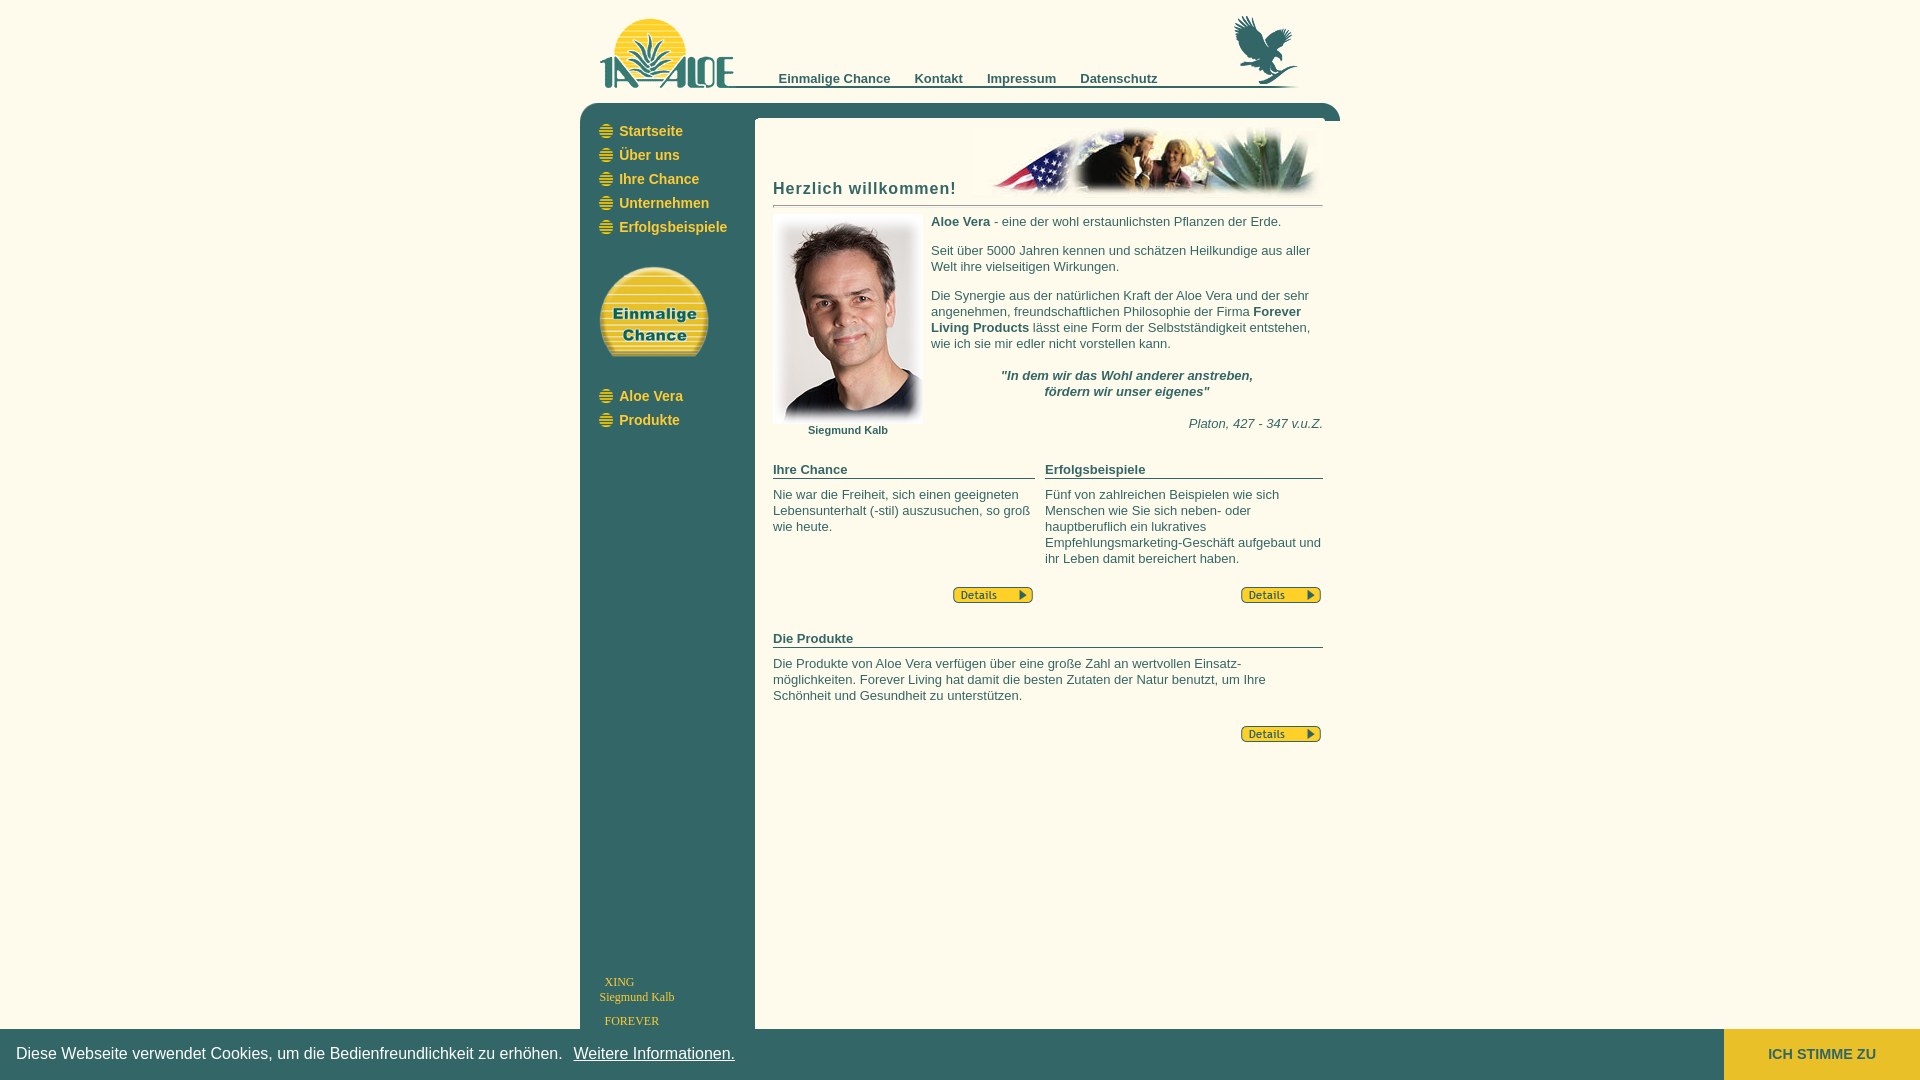 This screenshot has height=1080, width=1920. Describe the element at coordinates (634, 1028) in the screenshot. I see `'FOREVER` at that location.